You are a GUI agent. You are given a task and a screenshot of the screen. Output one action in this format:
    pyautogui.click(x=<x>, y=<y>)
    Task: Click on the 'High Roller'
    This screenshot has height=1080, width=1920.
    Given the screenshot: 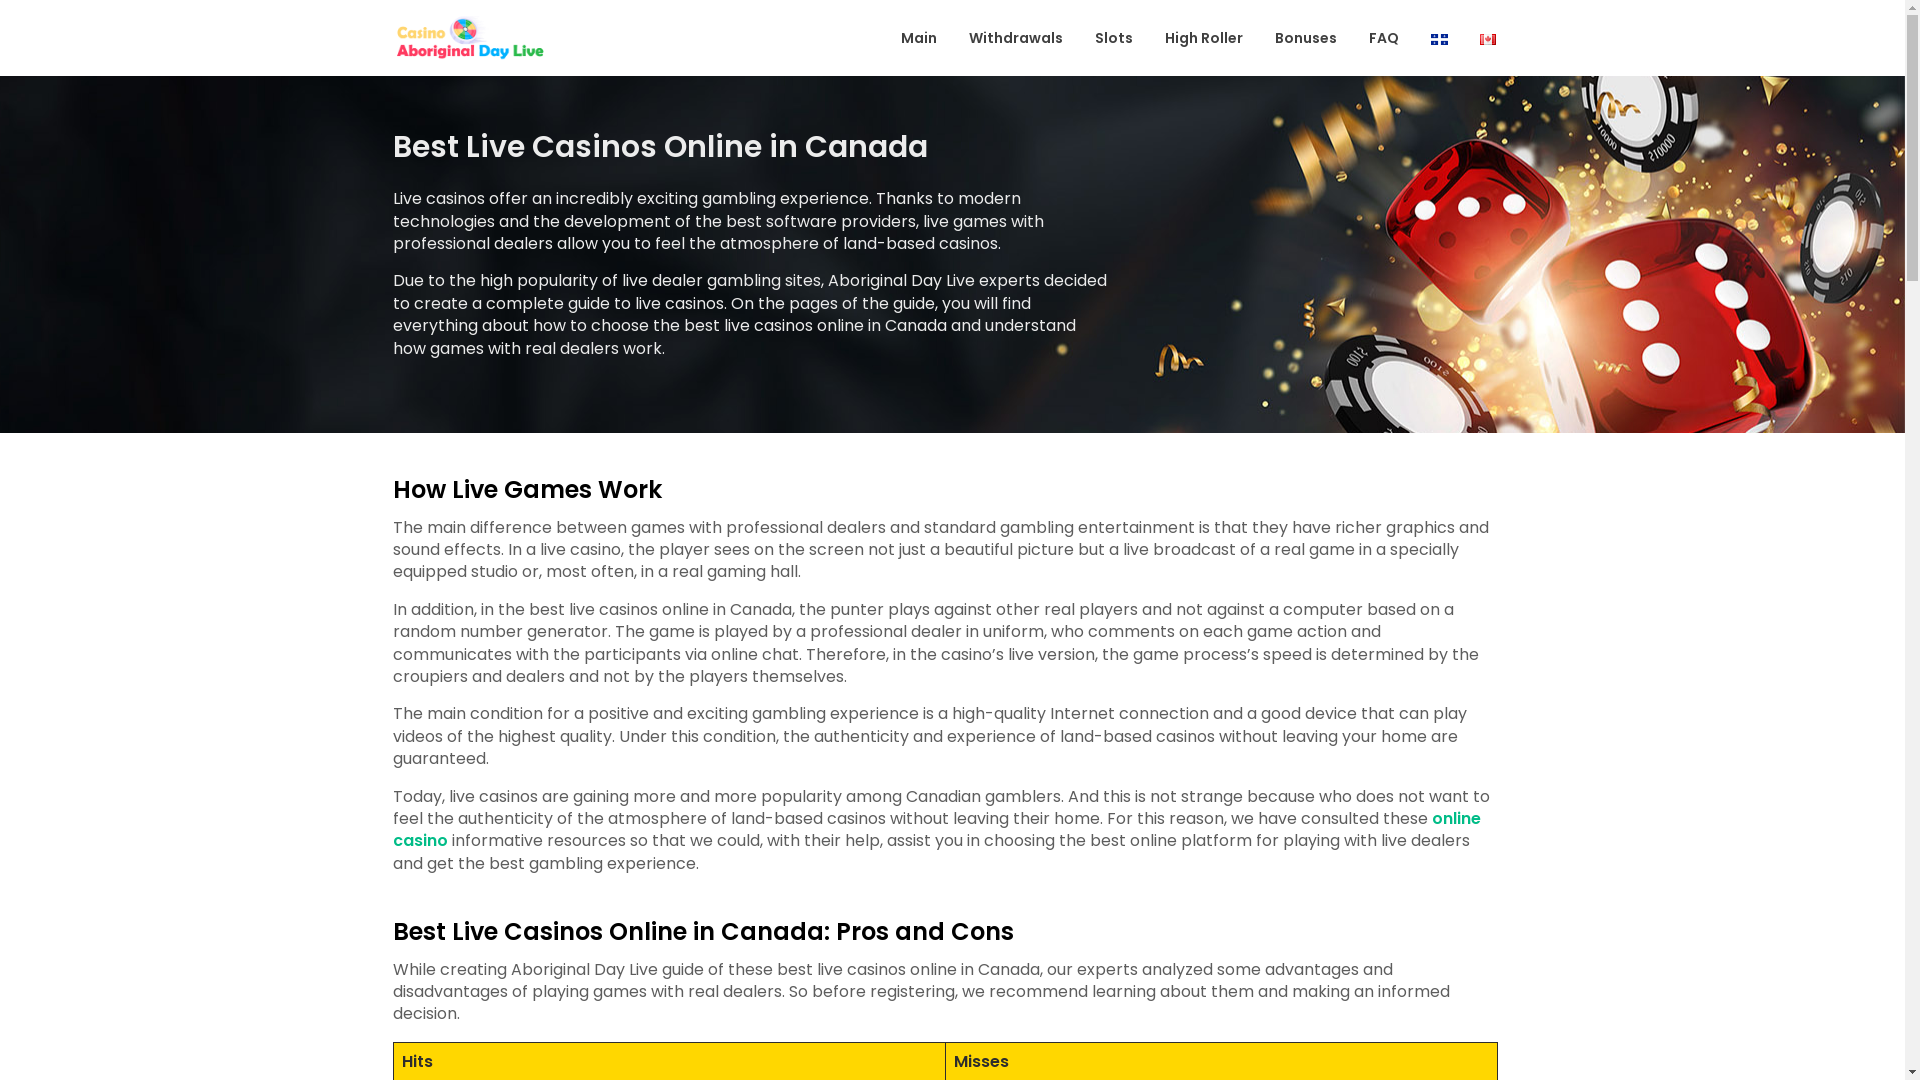 What is the action you would take?
    pyautogui.click(x=1203, y=38)
    